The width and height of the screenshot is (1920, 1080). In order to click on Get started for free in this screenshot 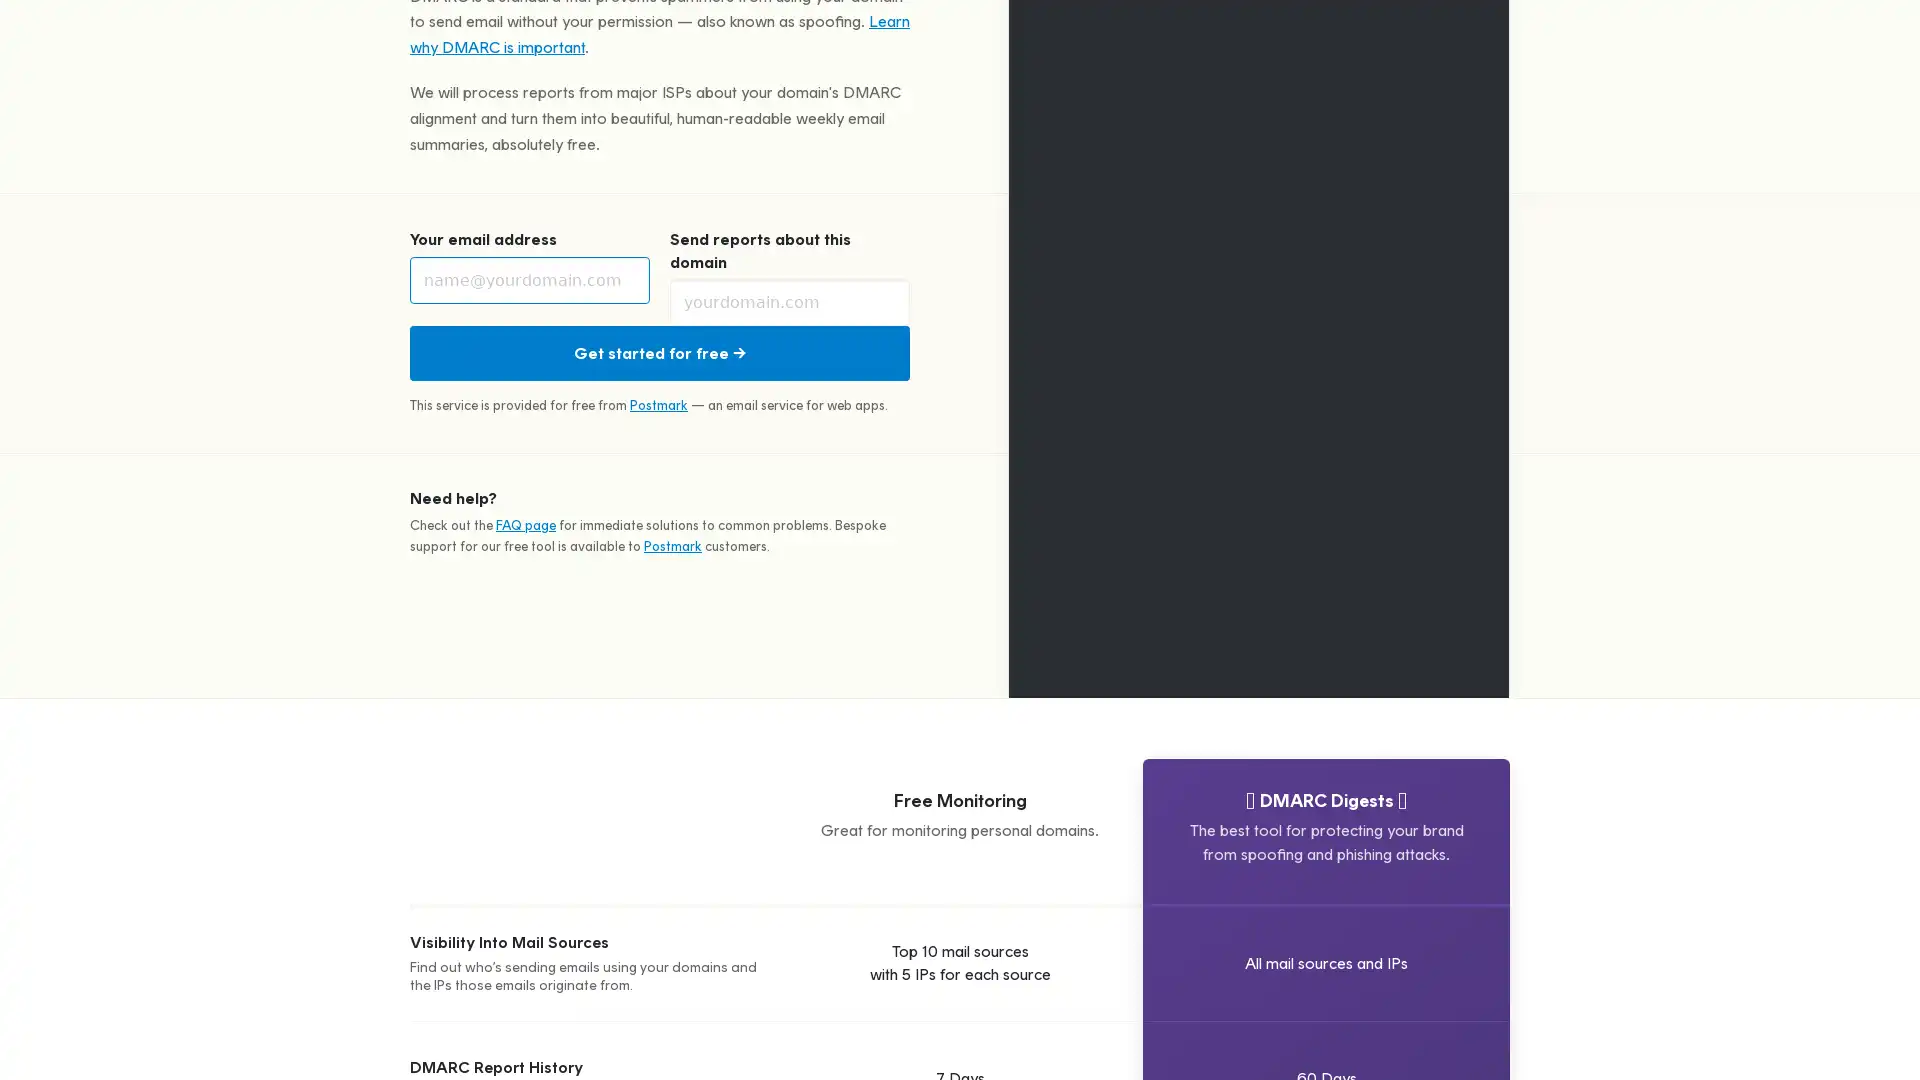, I will do `click(660, 352)`.